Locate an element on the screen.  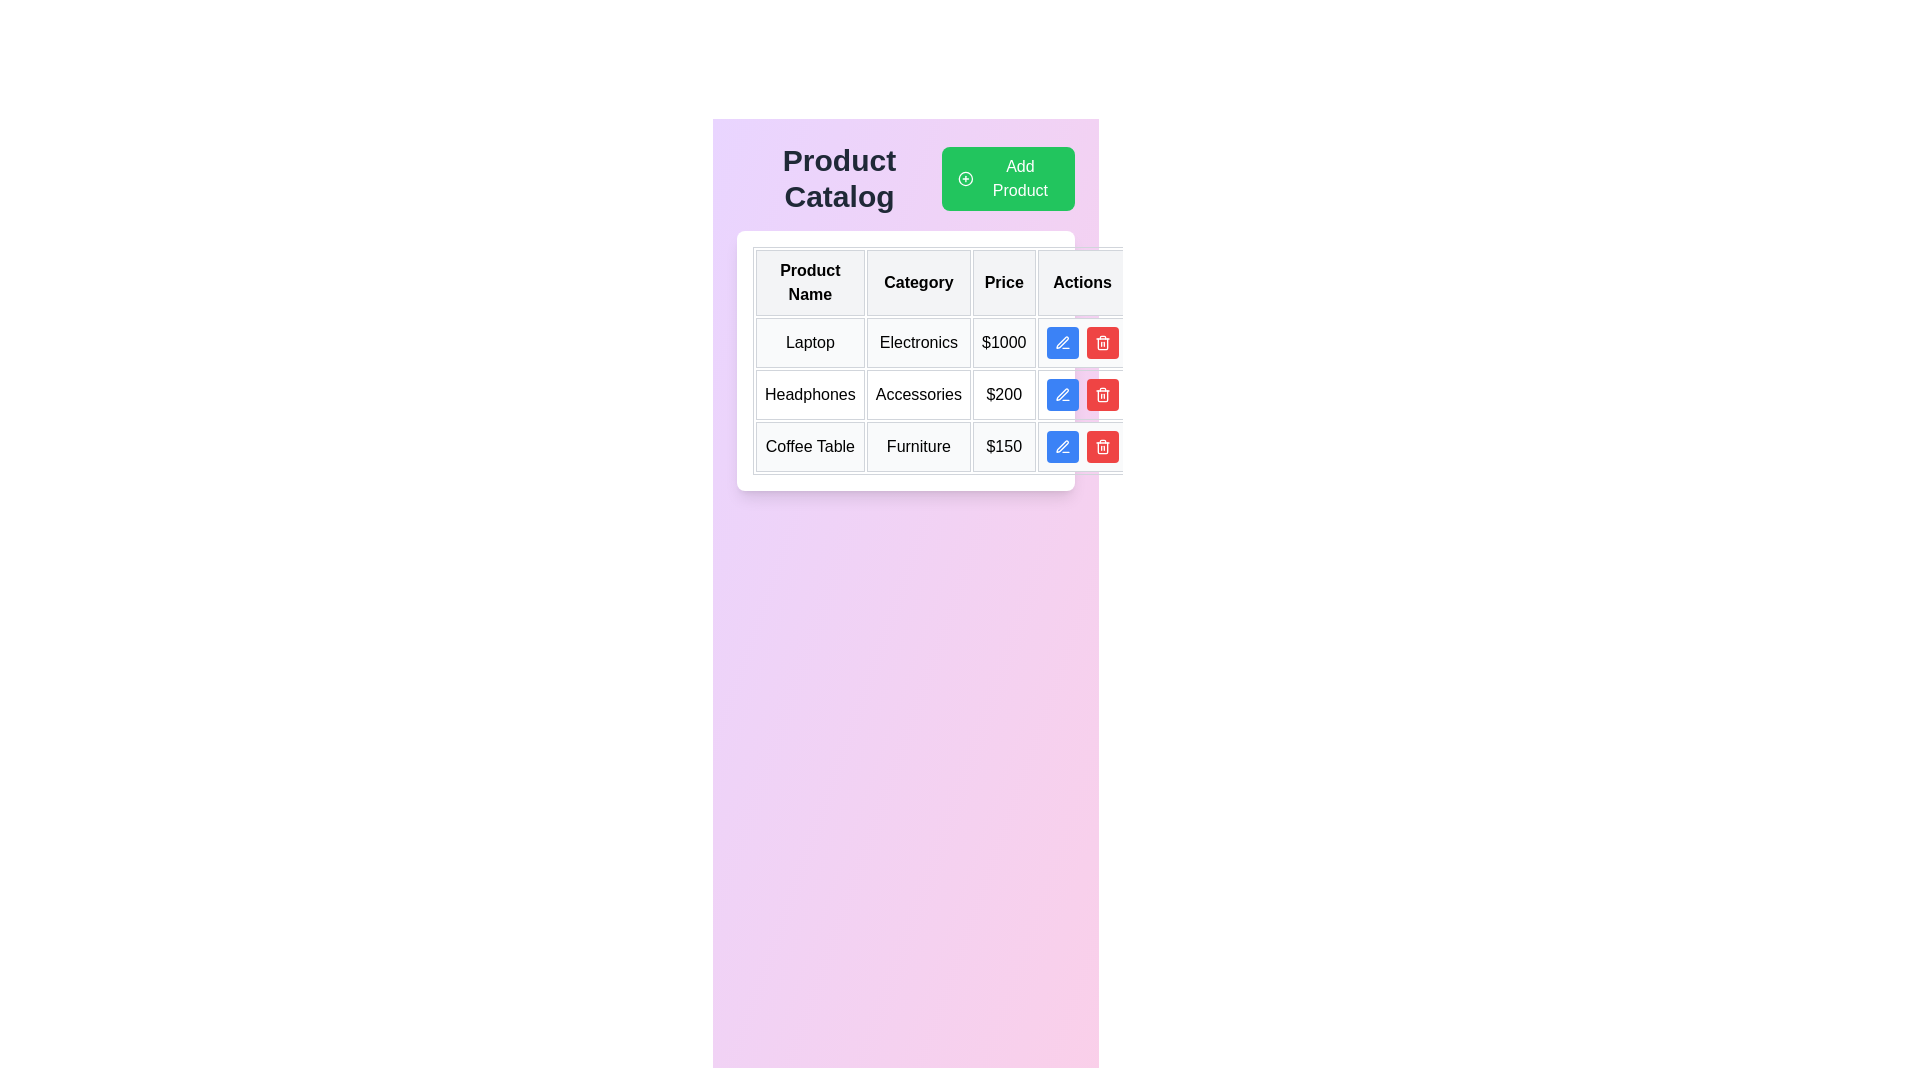
the 'Electronics' table cell is located at coordinates (917, 342).